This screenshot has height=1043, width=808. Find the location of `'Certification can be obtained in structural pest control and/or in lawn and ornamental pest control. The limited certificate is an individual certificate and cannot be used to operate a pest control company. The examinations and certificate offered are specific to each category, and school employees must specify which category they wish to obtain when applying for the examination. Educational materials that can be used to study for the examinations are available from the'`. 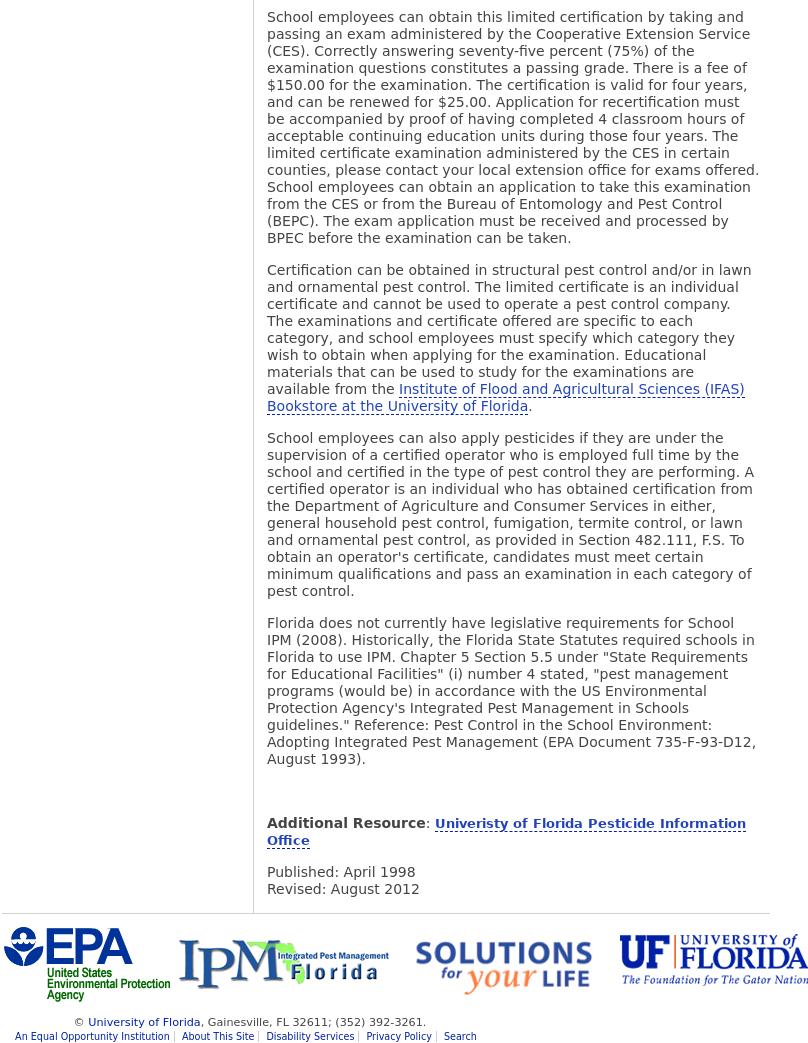

'Certification can be obtained in structural pest control and/or in lawn and ornamental pest control. The limited certificate is an individual certificate and cannot be used to operate a pest control company. The examinations and certificate offered are specific to each category, and school employees must specify which category they wish to obtain when applying for the examination. Educational materials that can be used to study for the examinations are available from the' is located at coordinates (508, 328).